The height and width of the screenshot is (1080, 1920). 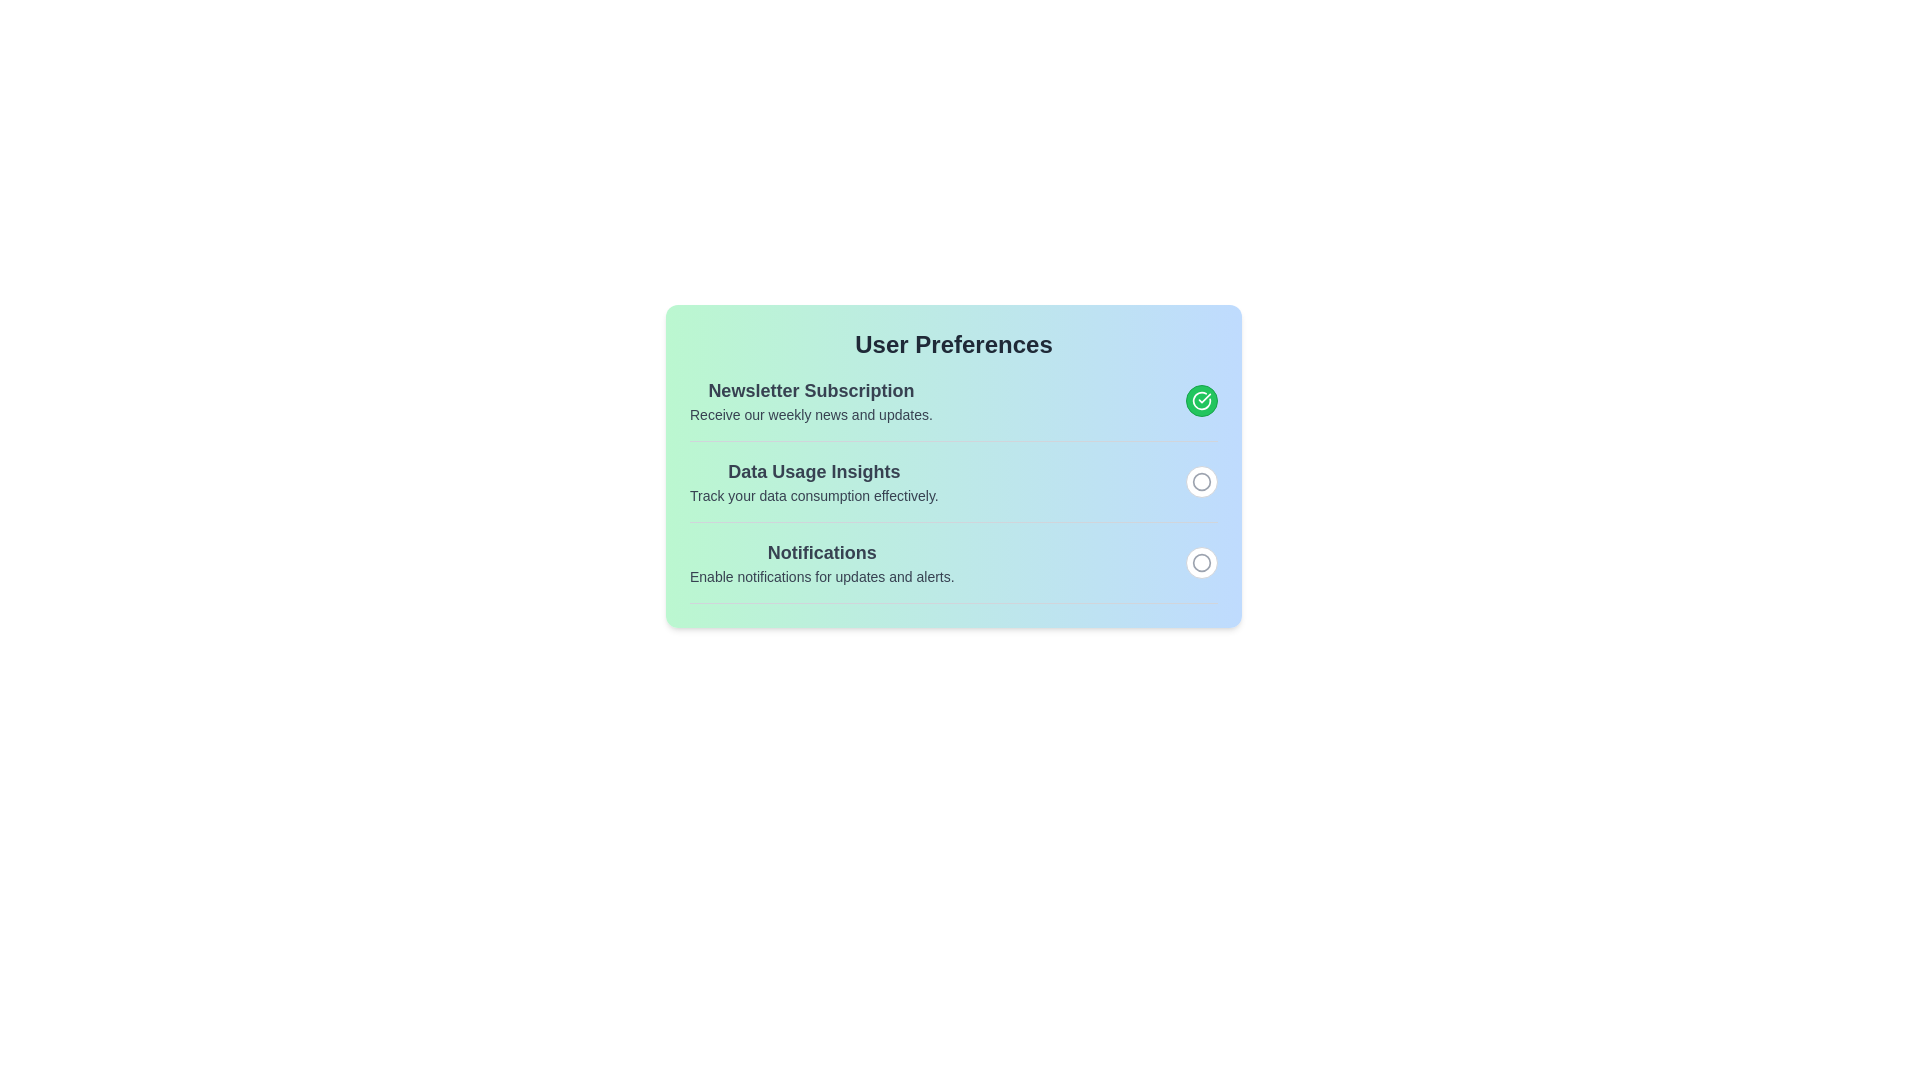 I want to click on the circular check mark icon within a green circle located in the 'User Preferences' section under the 'Newsletter Subscription' heading, so click(x=1200, y=401).